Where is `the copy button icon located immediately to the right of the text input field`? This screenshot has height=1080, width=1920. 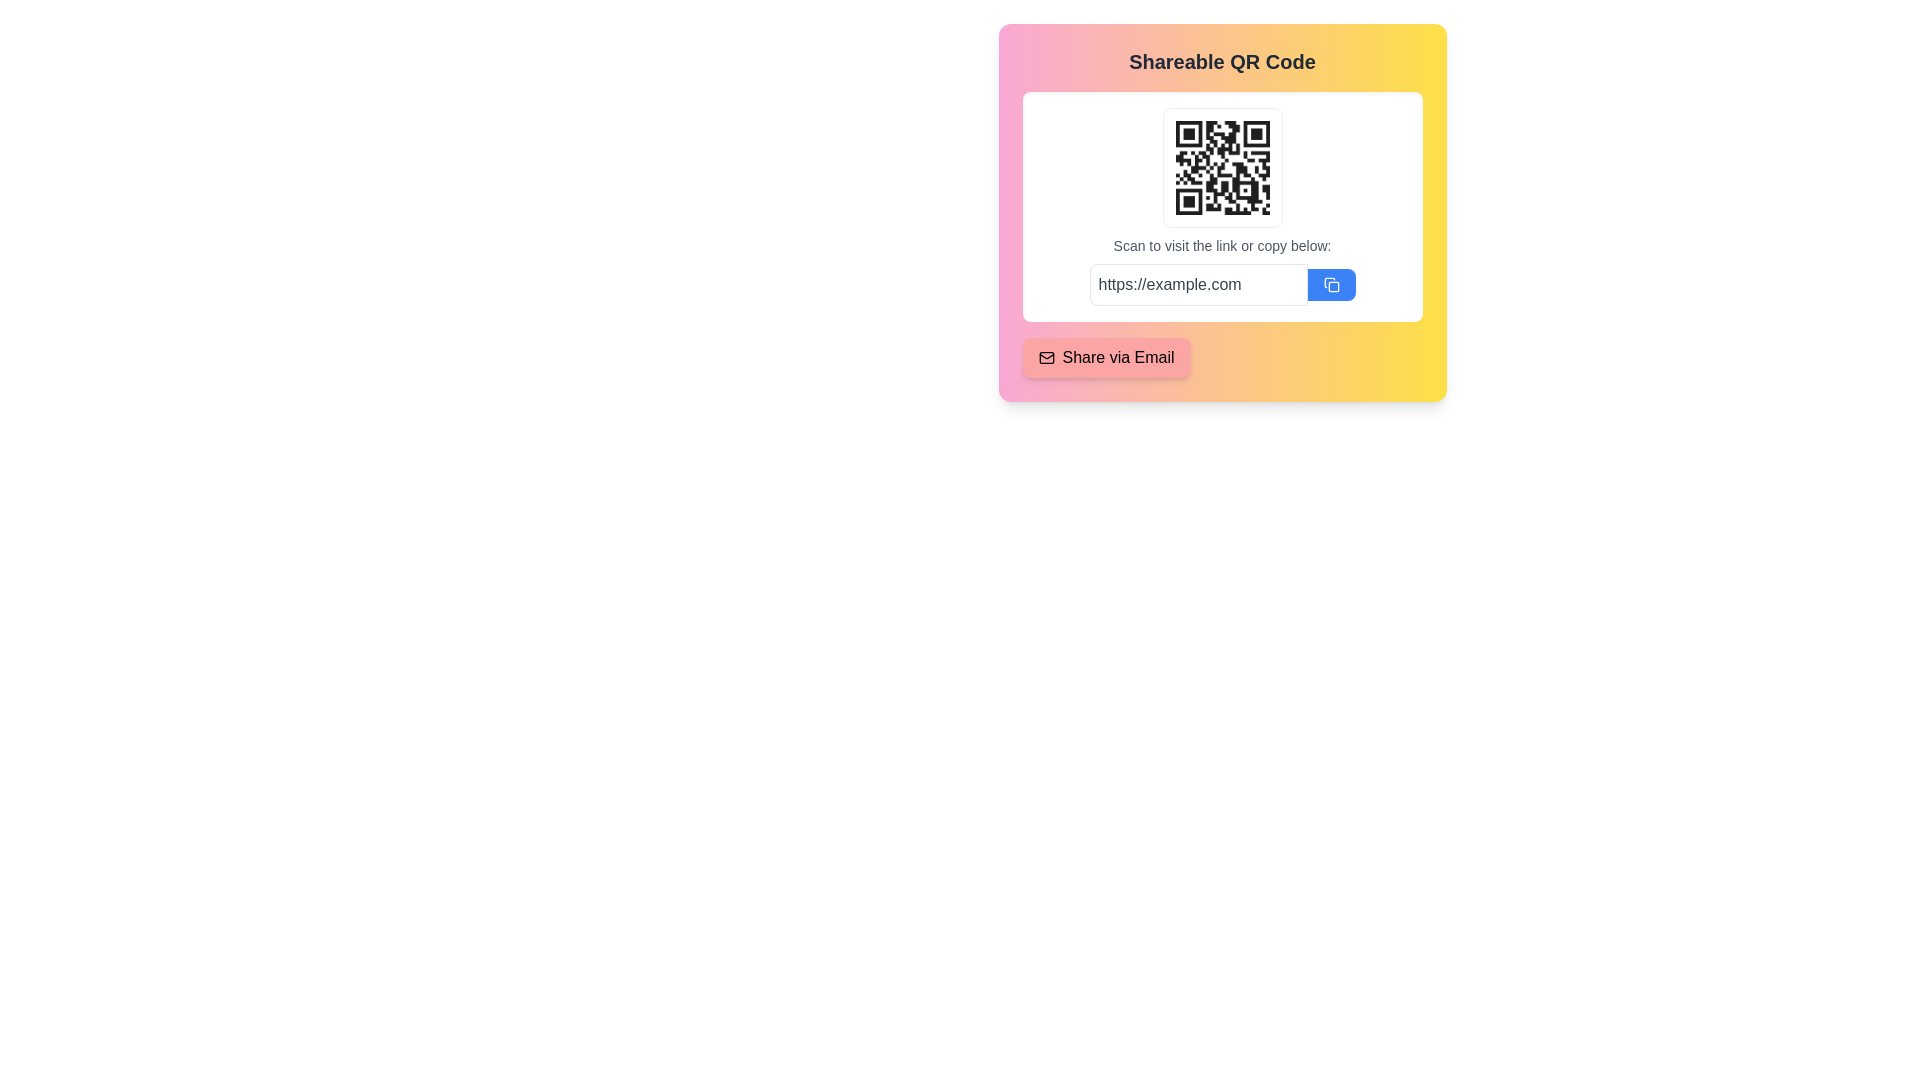
the copy button icon located immediately to the right of the text input field is located at coordinates (1331, 285).